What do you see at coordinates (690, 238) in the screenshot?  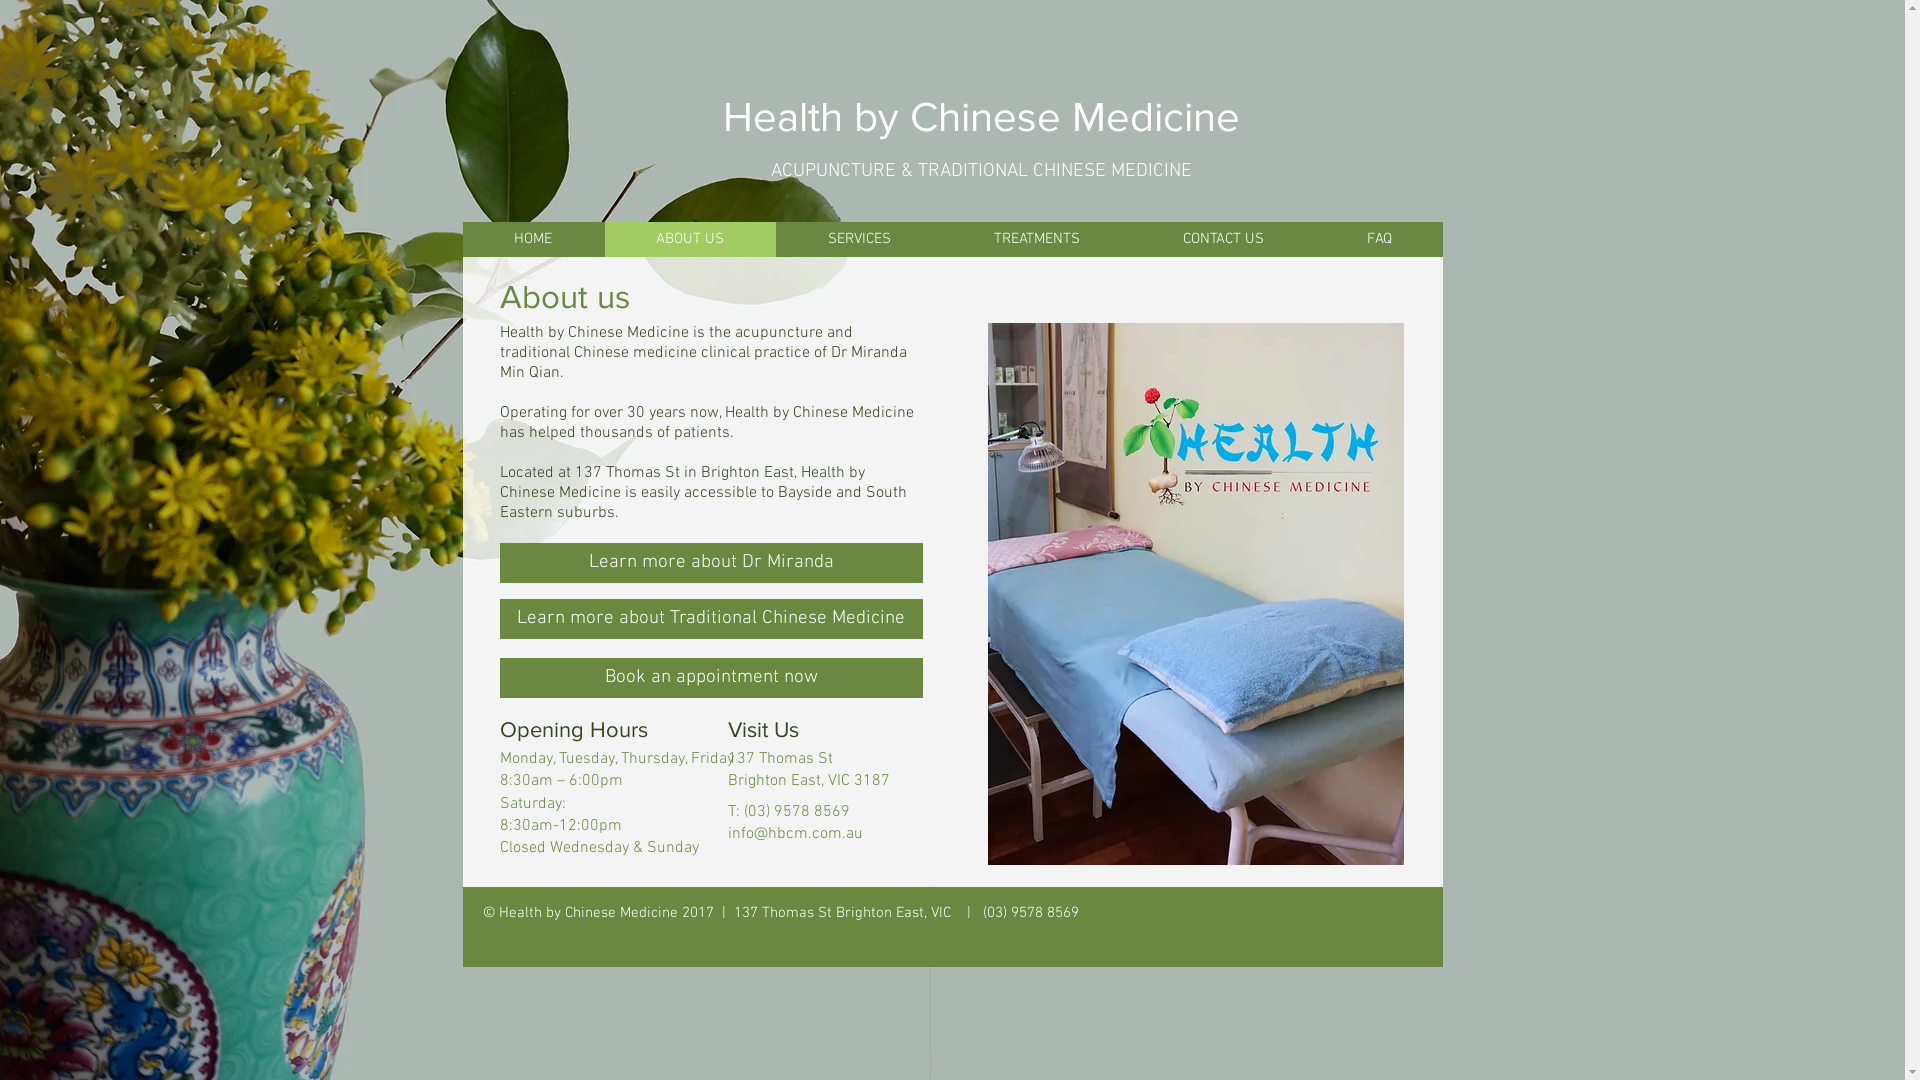 I see `'ABOUT US'` at bounding box center [690, 238].